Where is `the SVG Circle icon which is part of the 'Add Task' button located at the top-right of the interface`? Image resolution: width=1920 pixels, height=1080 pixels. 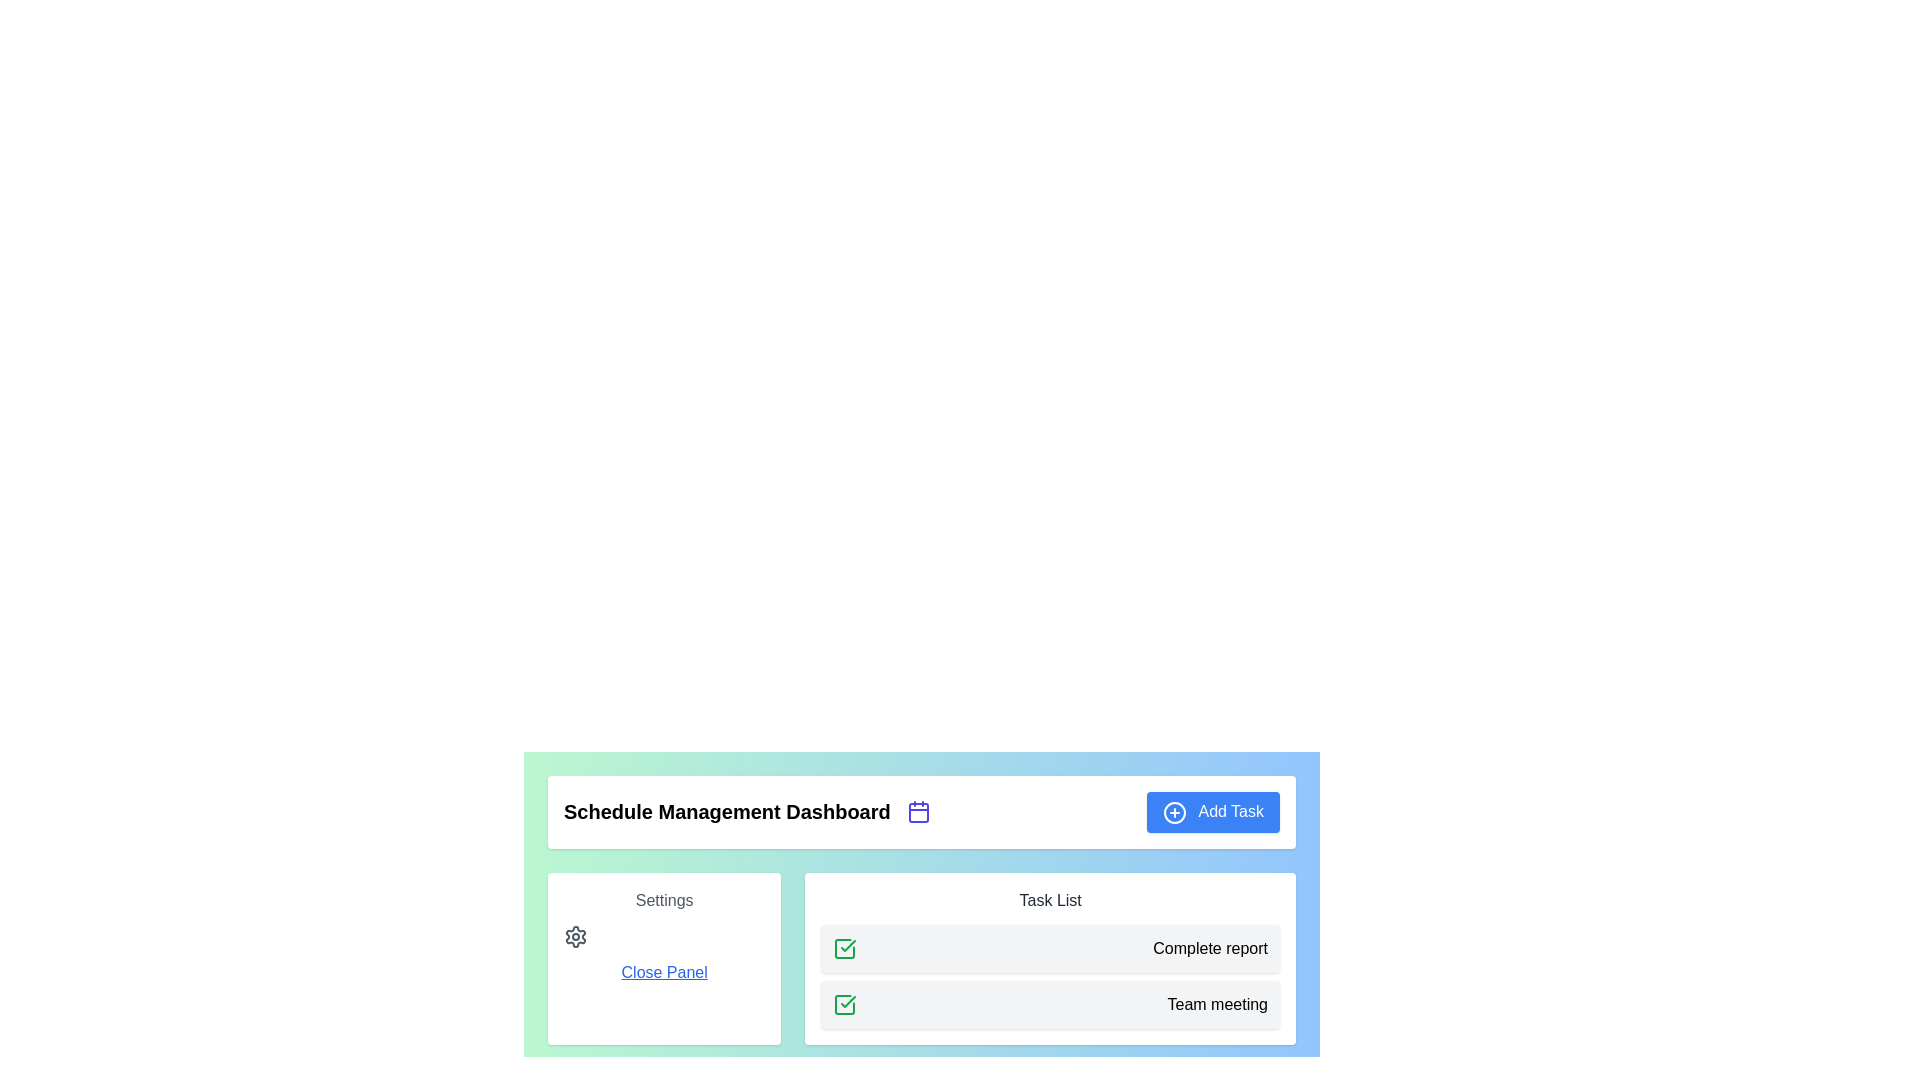
the SVG Circle icon which is part of the 'Add Task' button located at the top-right of the interface is located at coordinates (1174, 812).